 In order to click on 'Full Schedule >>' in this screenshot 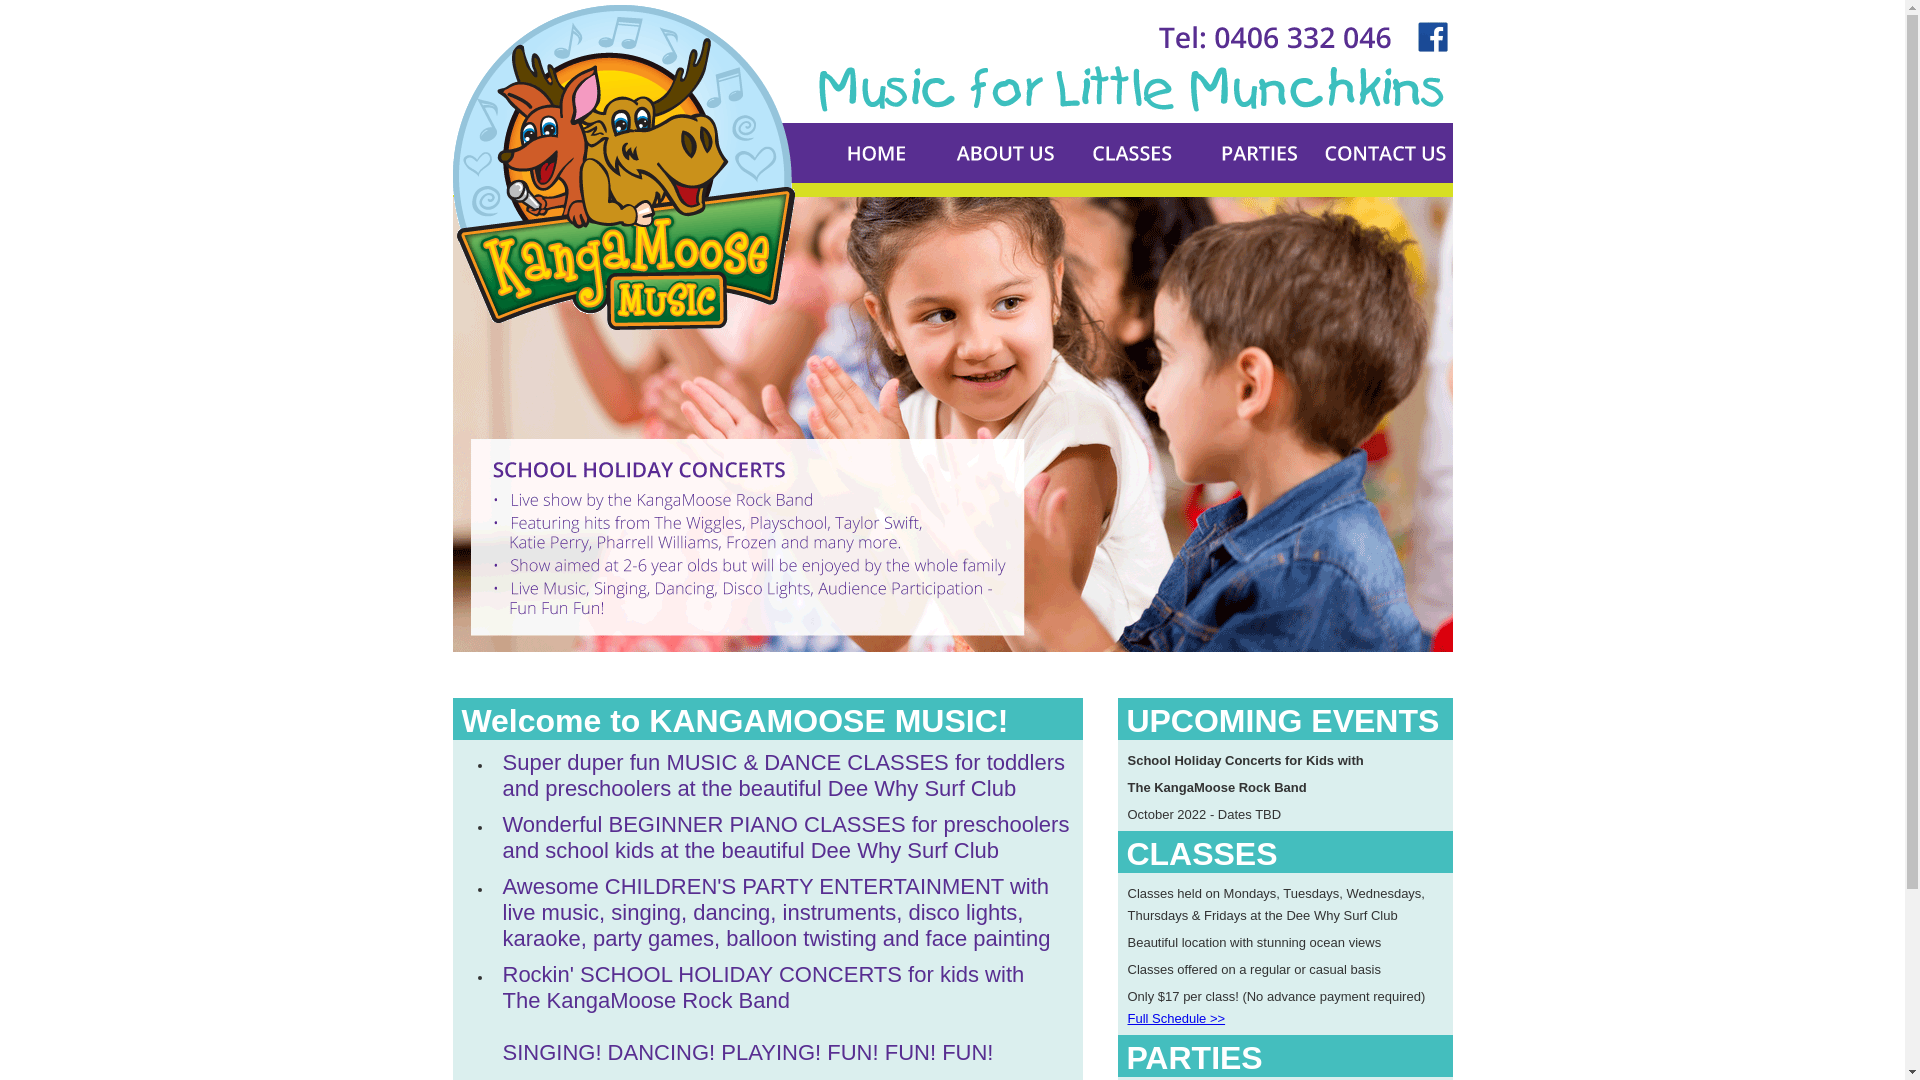, I will do `click(1176, 1018)`.